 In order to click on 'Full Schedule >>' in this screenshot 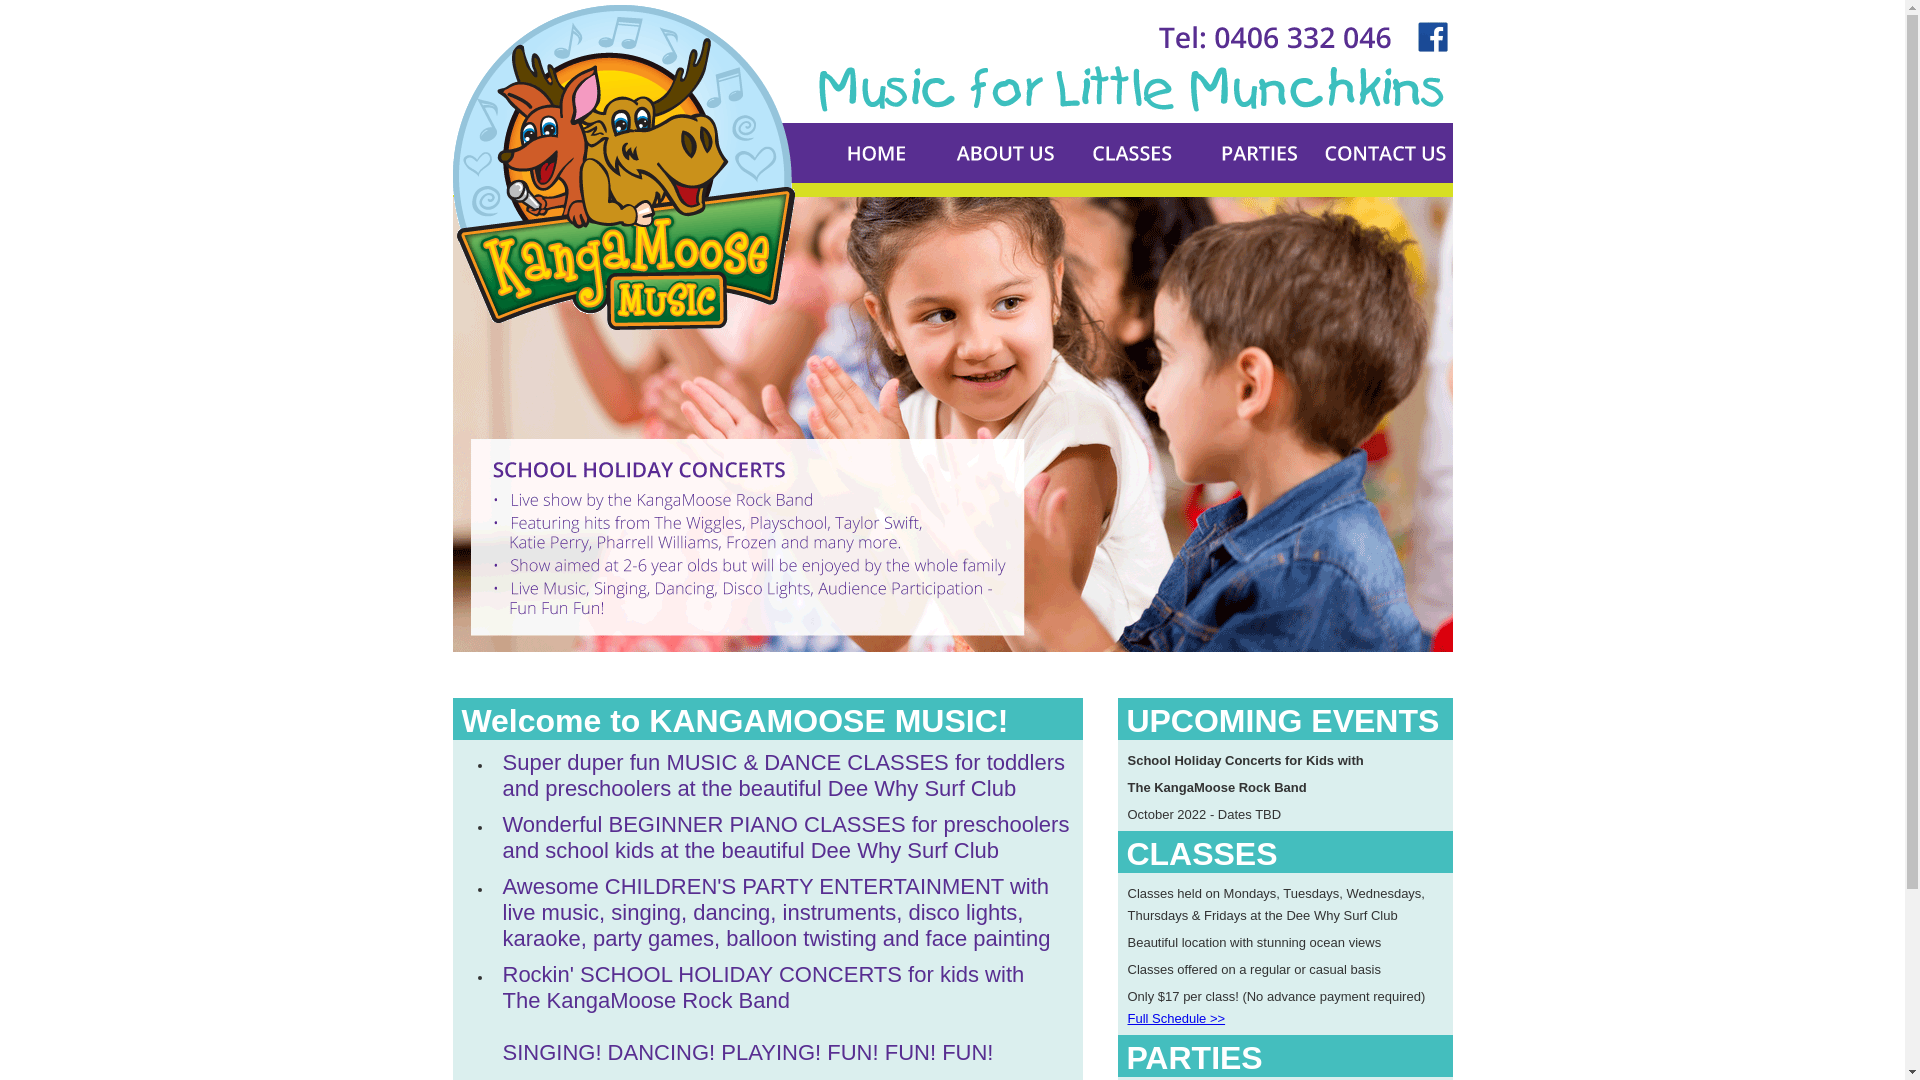, I will do `click(1176, 1018)`.